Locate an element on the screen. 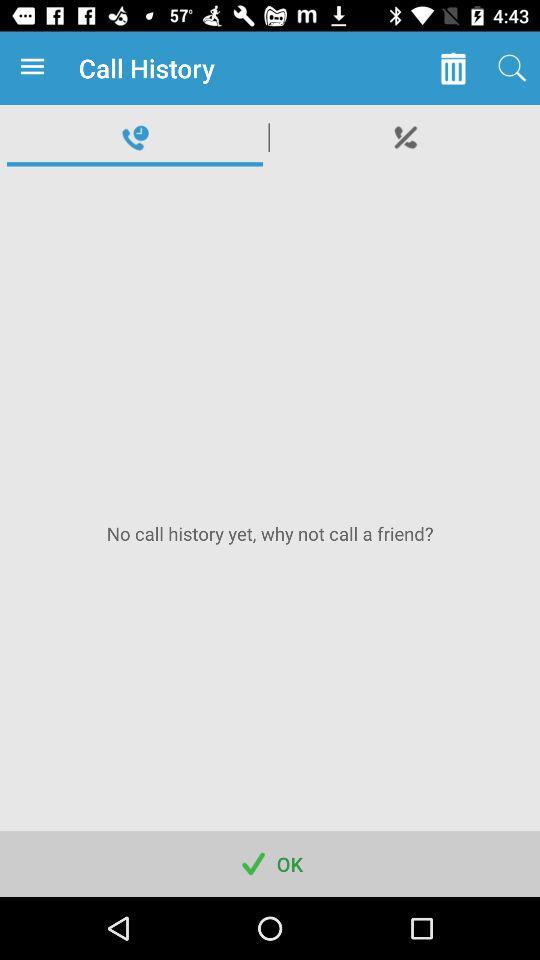 This screenshot has width=540, height=960. icon to the right of call history item is located at coordinates (453, 68).